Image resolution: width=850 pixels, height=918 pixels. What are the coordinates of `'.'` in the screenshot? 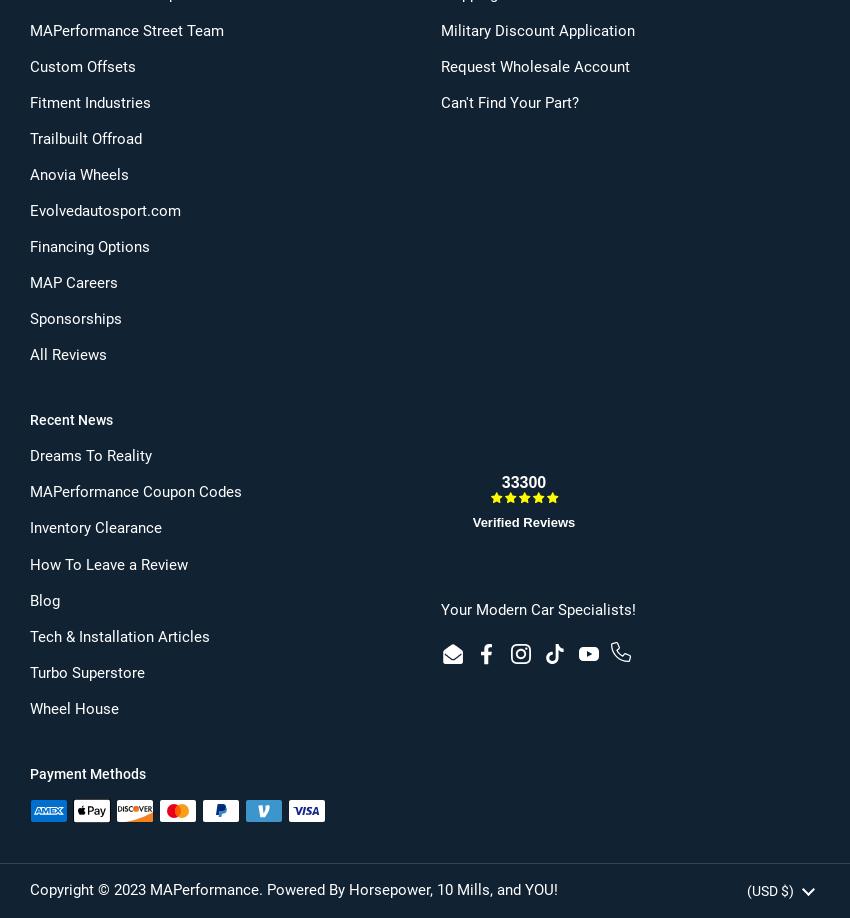 It's located at (257, 887).